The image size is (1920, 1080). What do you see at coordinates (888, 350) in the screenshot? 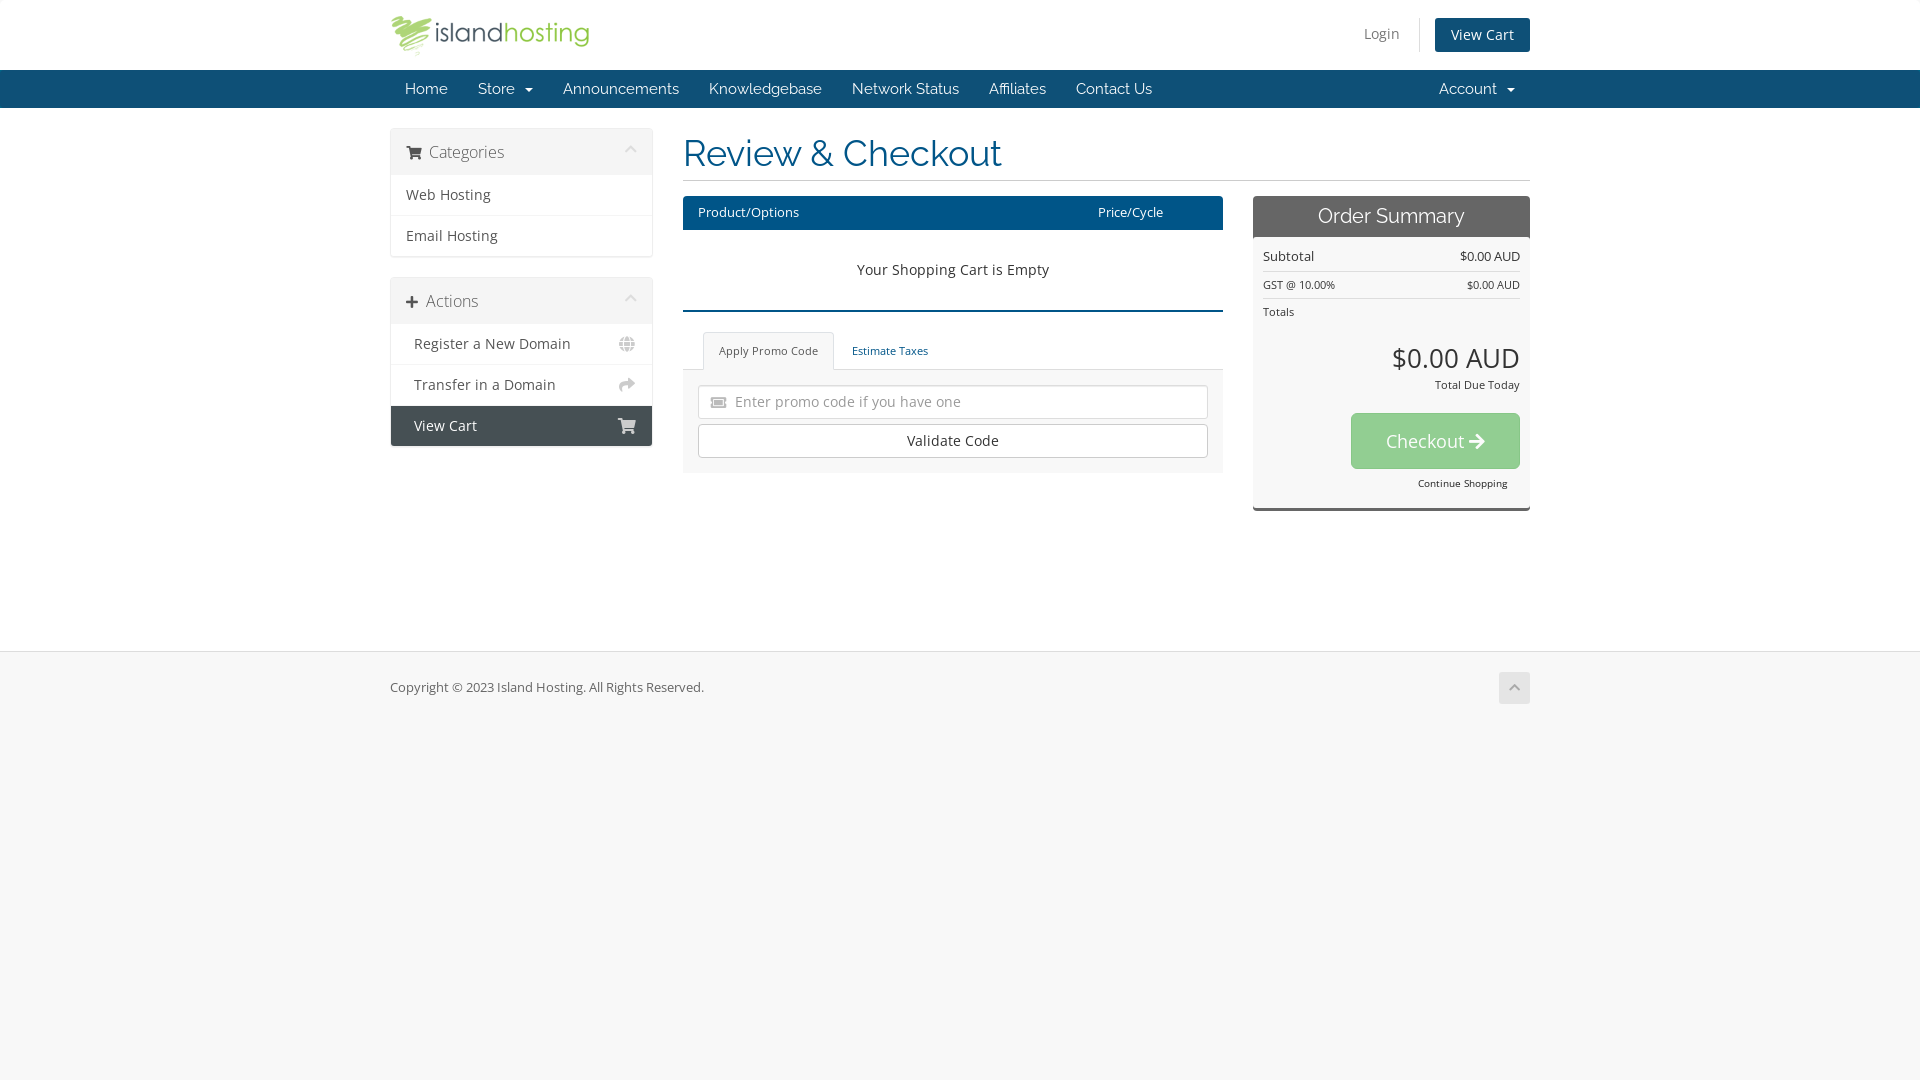
I see `'Estimate Taxes'` at bounding box center [888, 350].